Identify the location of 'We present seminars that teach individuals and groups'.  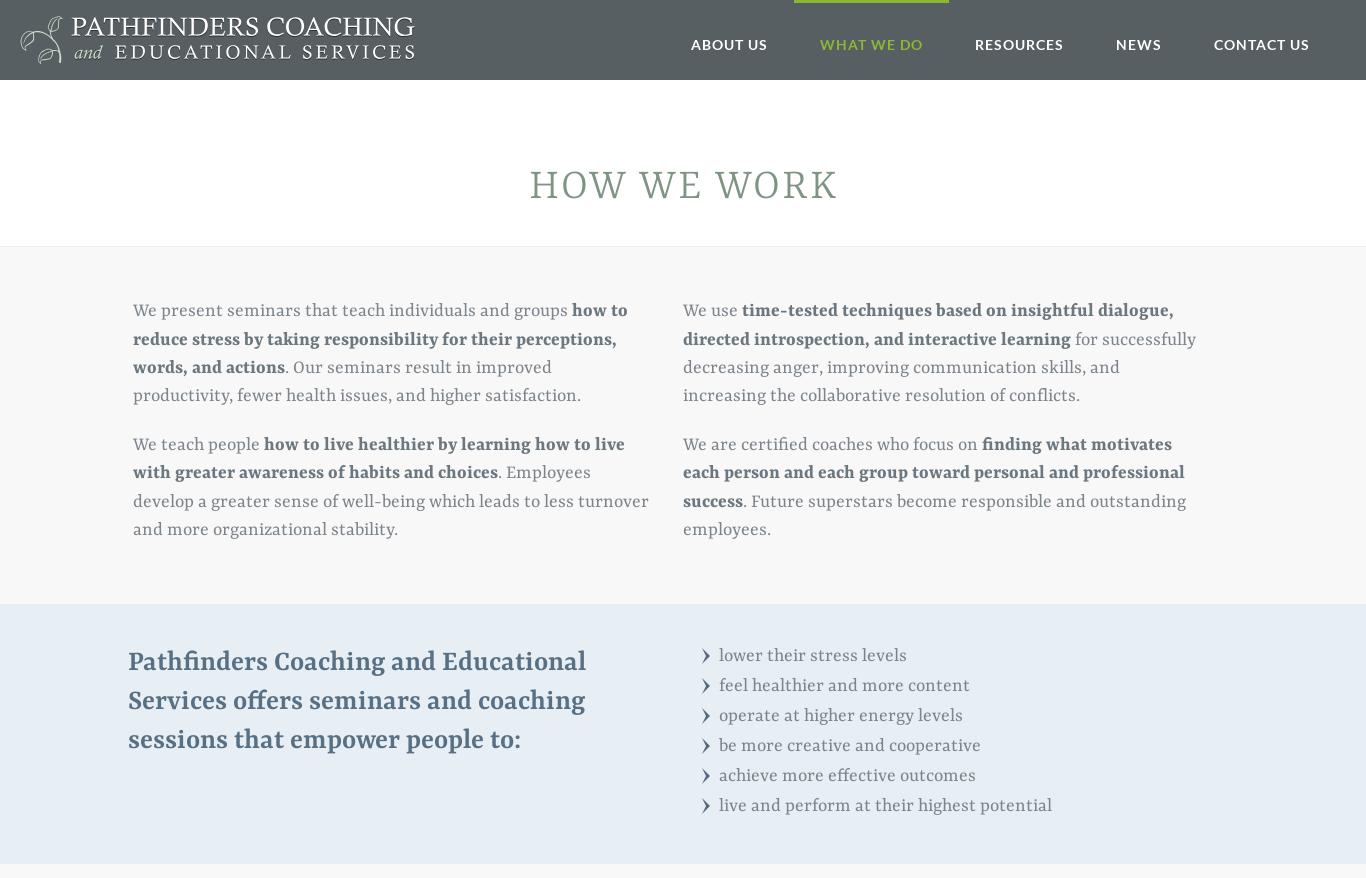
(351, 310).